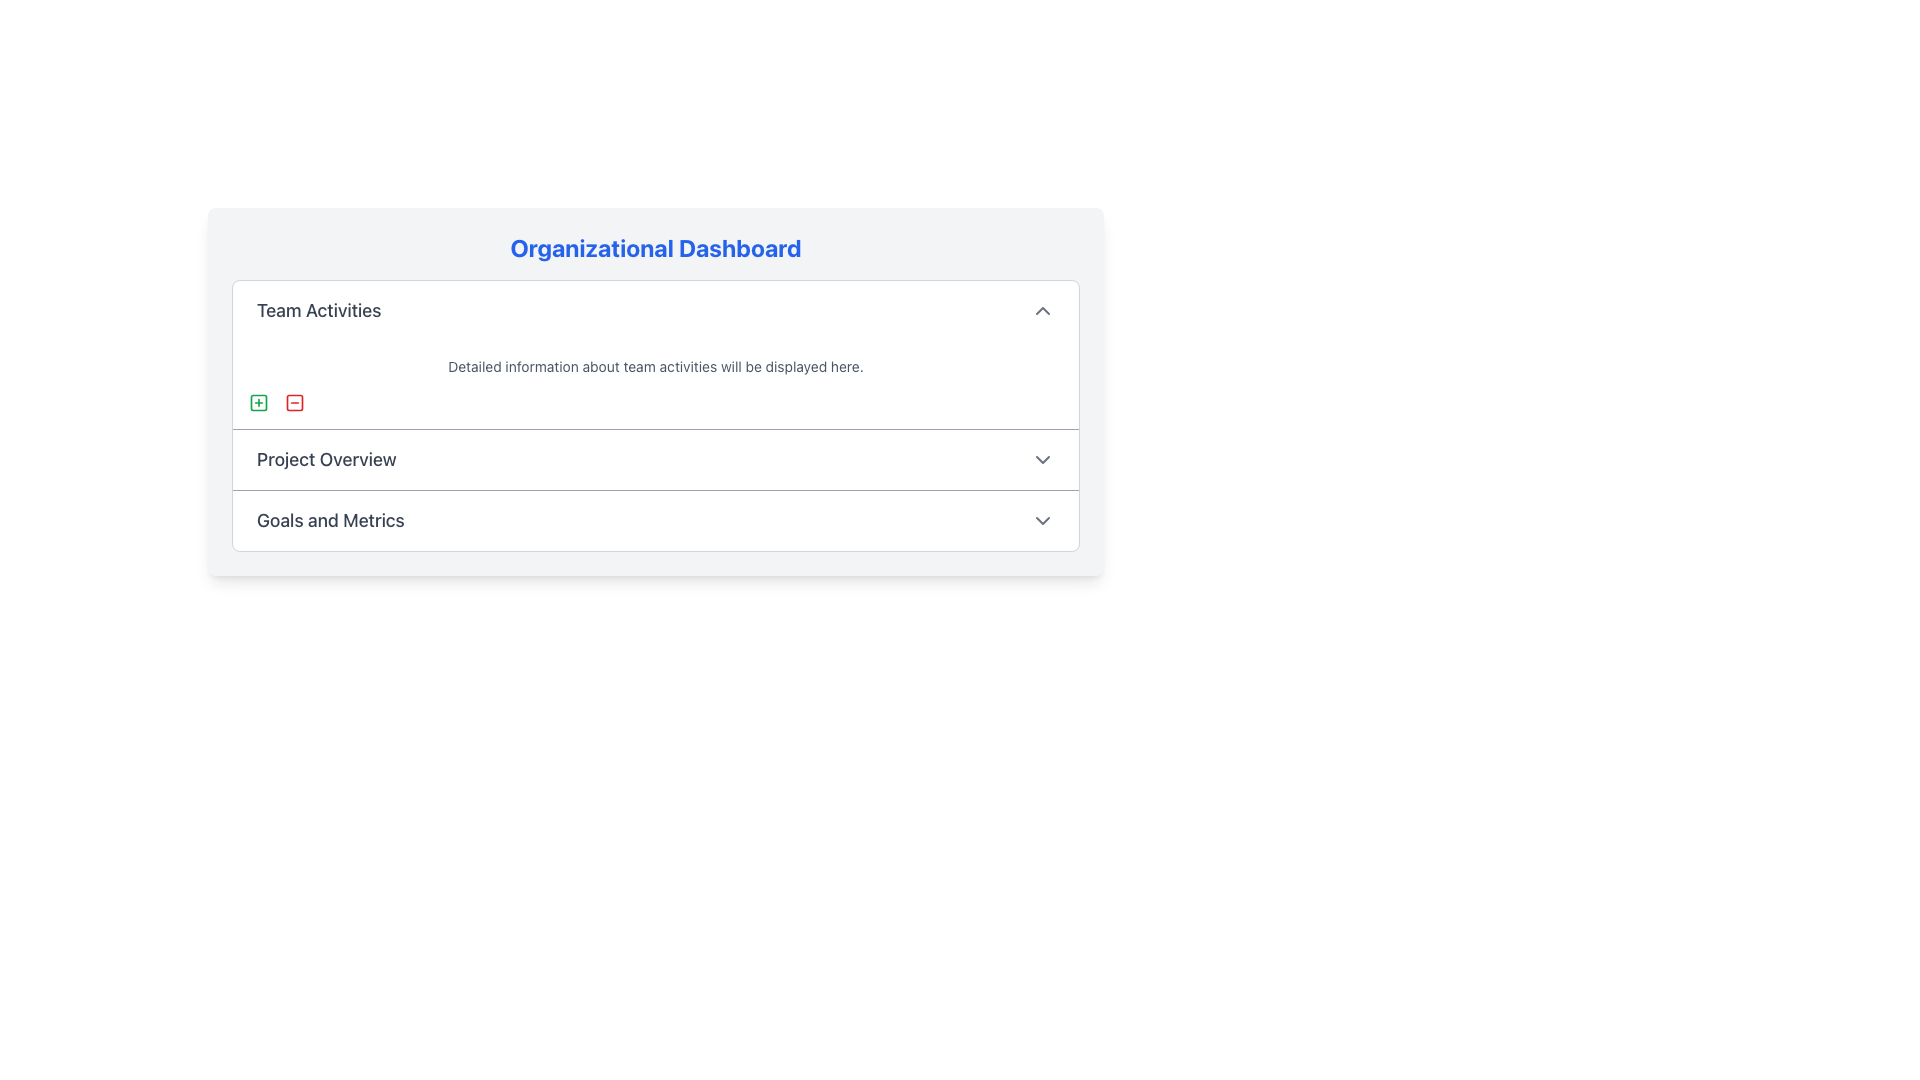 This screenshot has width=1920, height=1080. What do you see at coordinates (656, 353) in the screenshot?
I see `text from the first section that displays information related to team activities, positioned above 'Project Overview' and 'Goals and Metrics'` at bounding box center [656, 353].